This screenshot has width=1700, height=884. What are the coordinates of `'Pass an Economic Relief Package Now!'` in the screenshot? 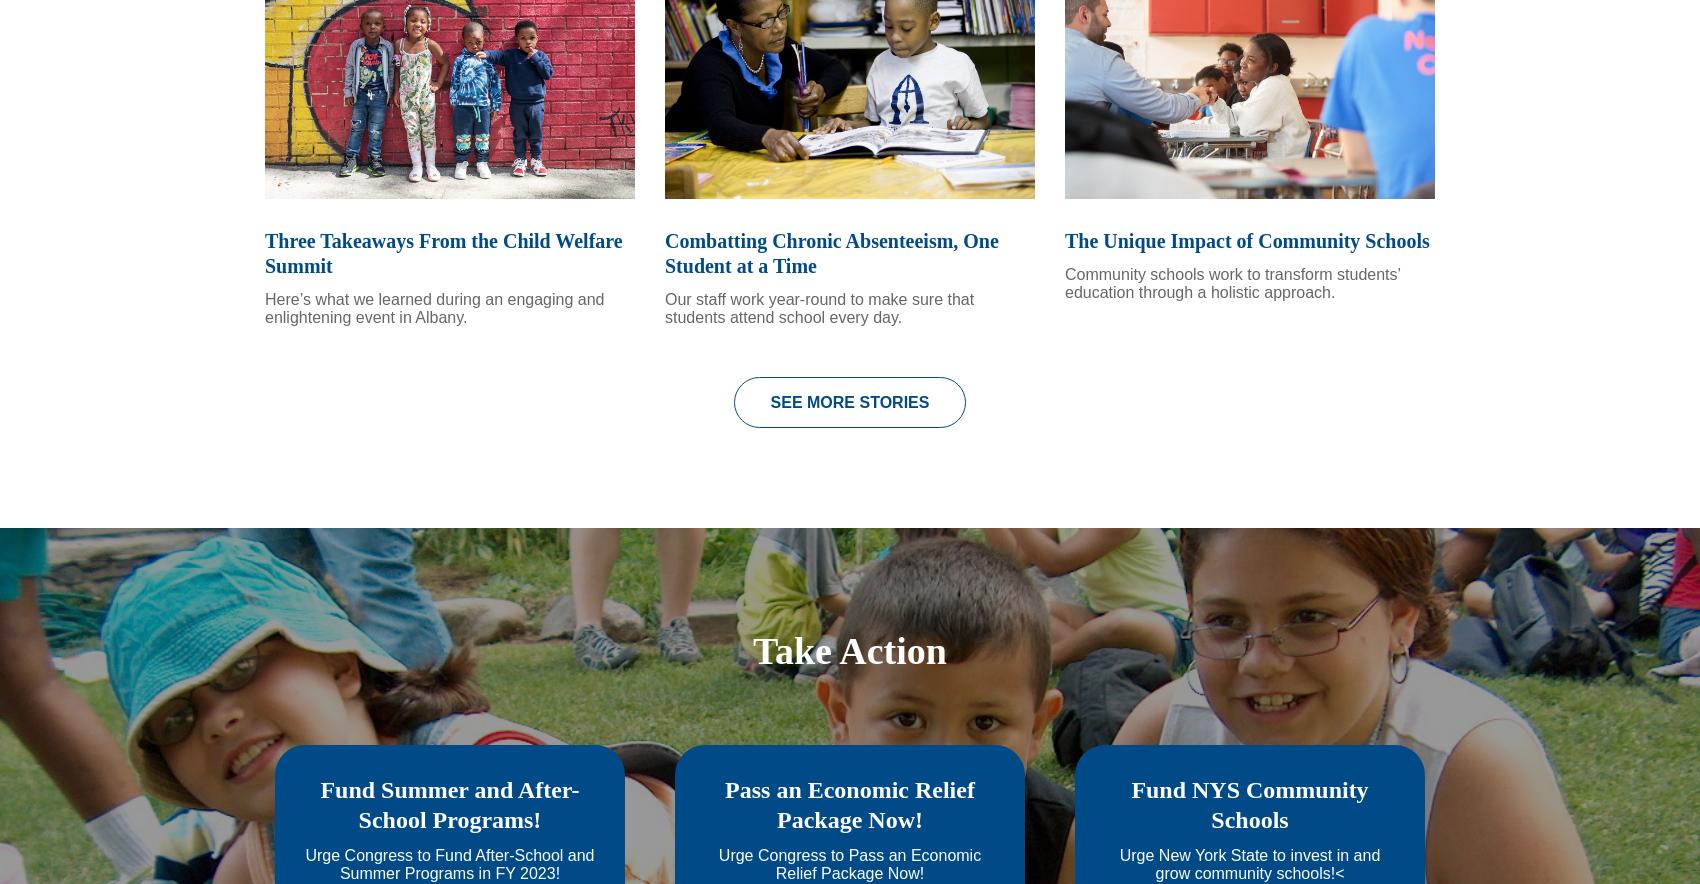 It's located at (848, 832).